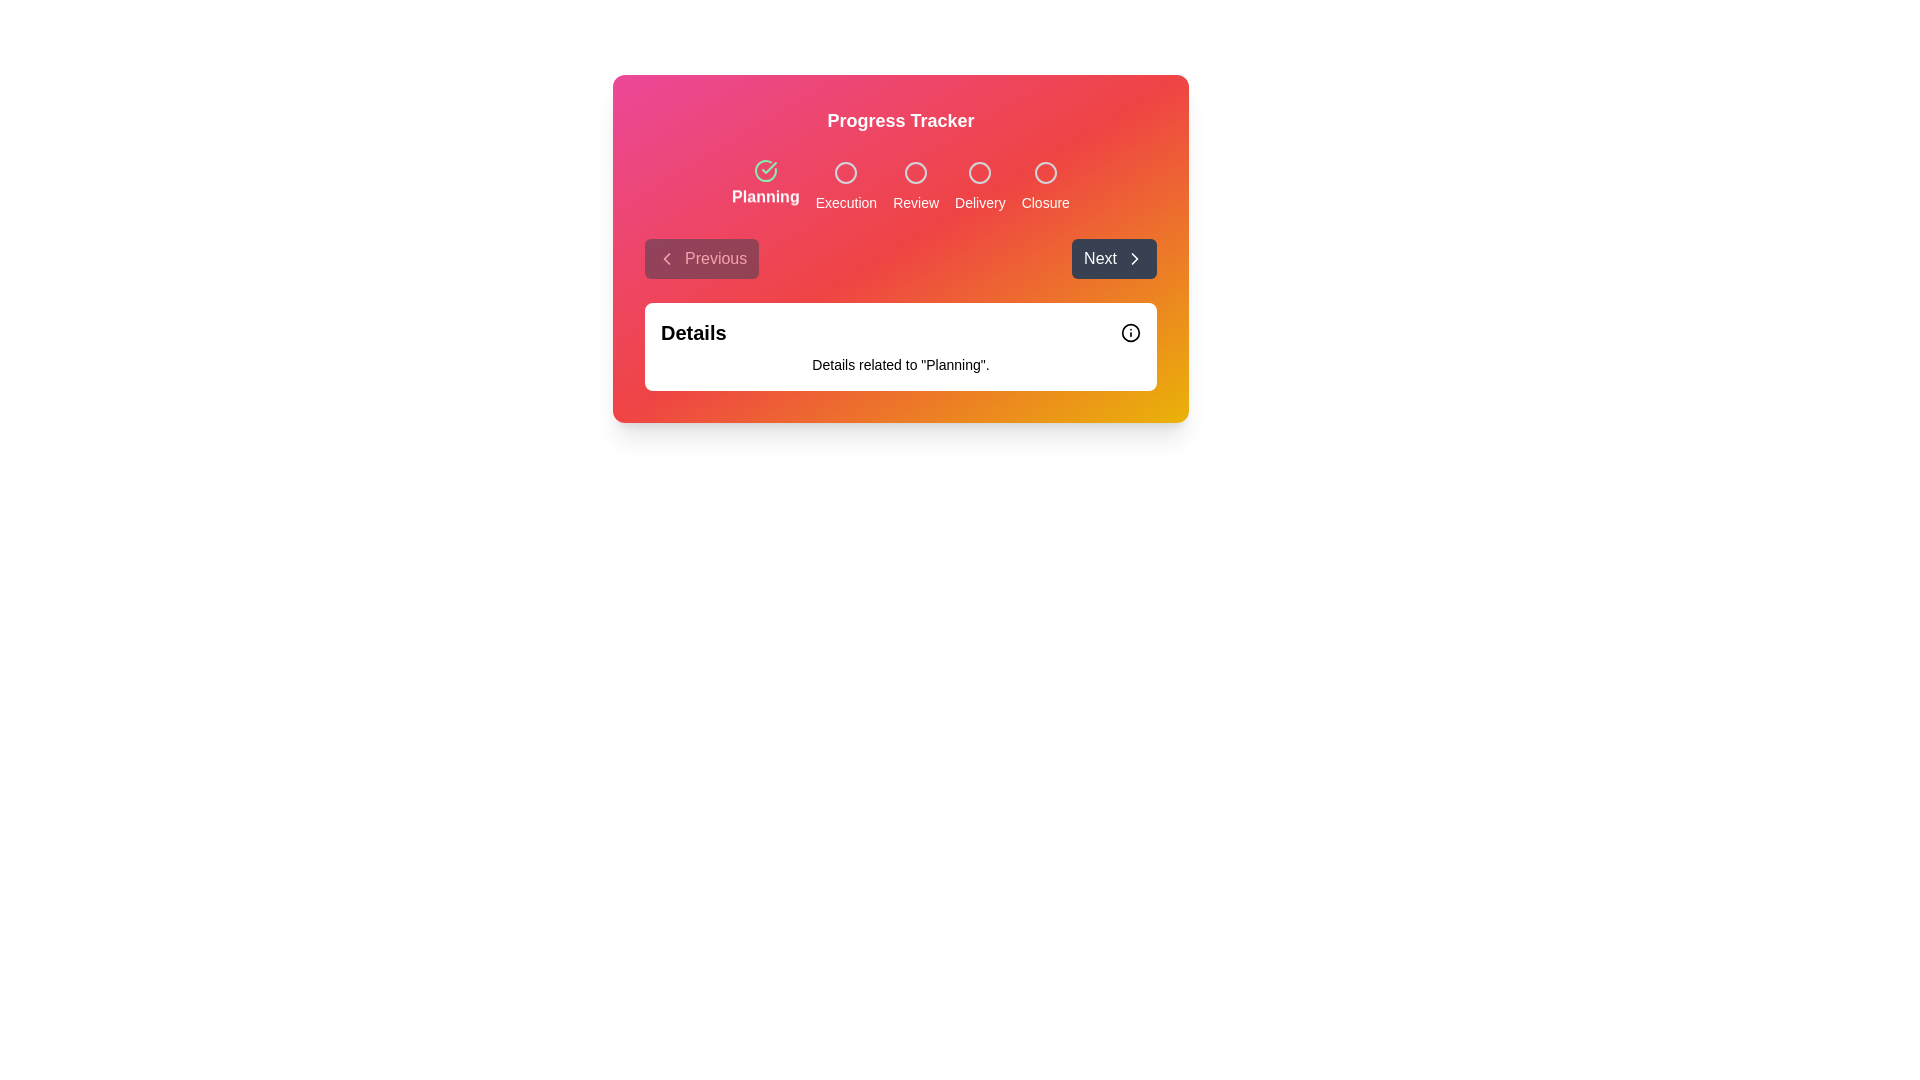 This screenshot has height=1080, width=1920. Describe the element at coordinates (846, 172) in the screenshot. I see `the 'Execution' step icon in the progress tracker, which is the second icon in the horizontal sequence beneath the 'Progress Tracker' label` at that location.